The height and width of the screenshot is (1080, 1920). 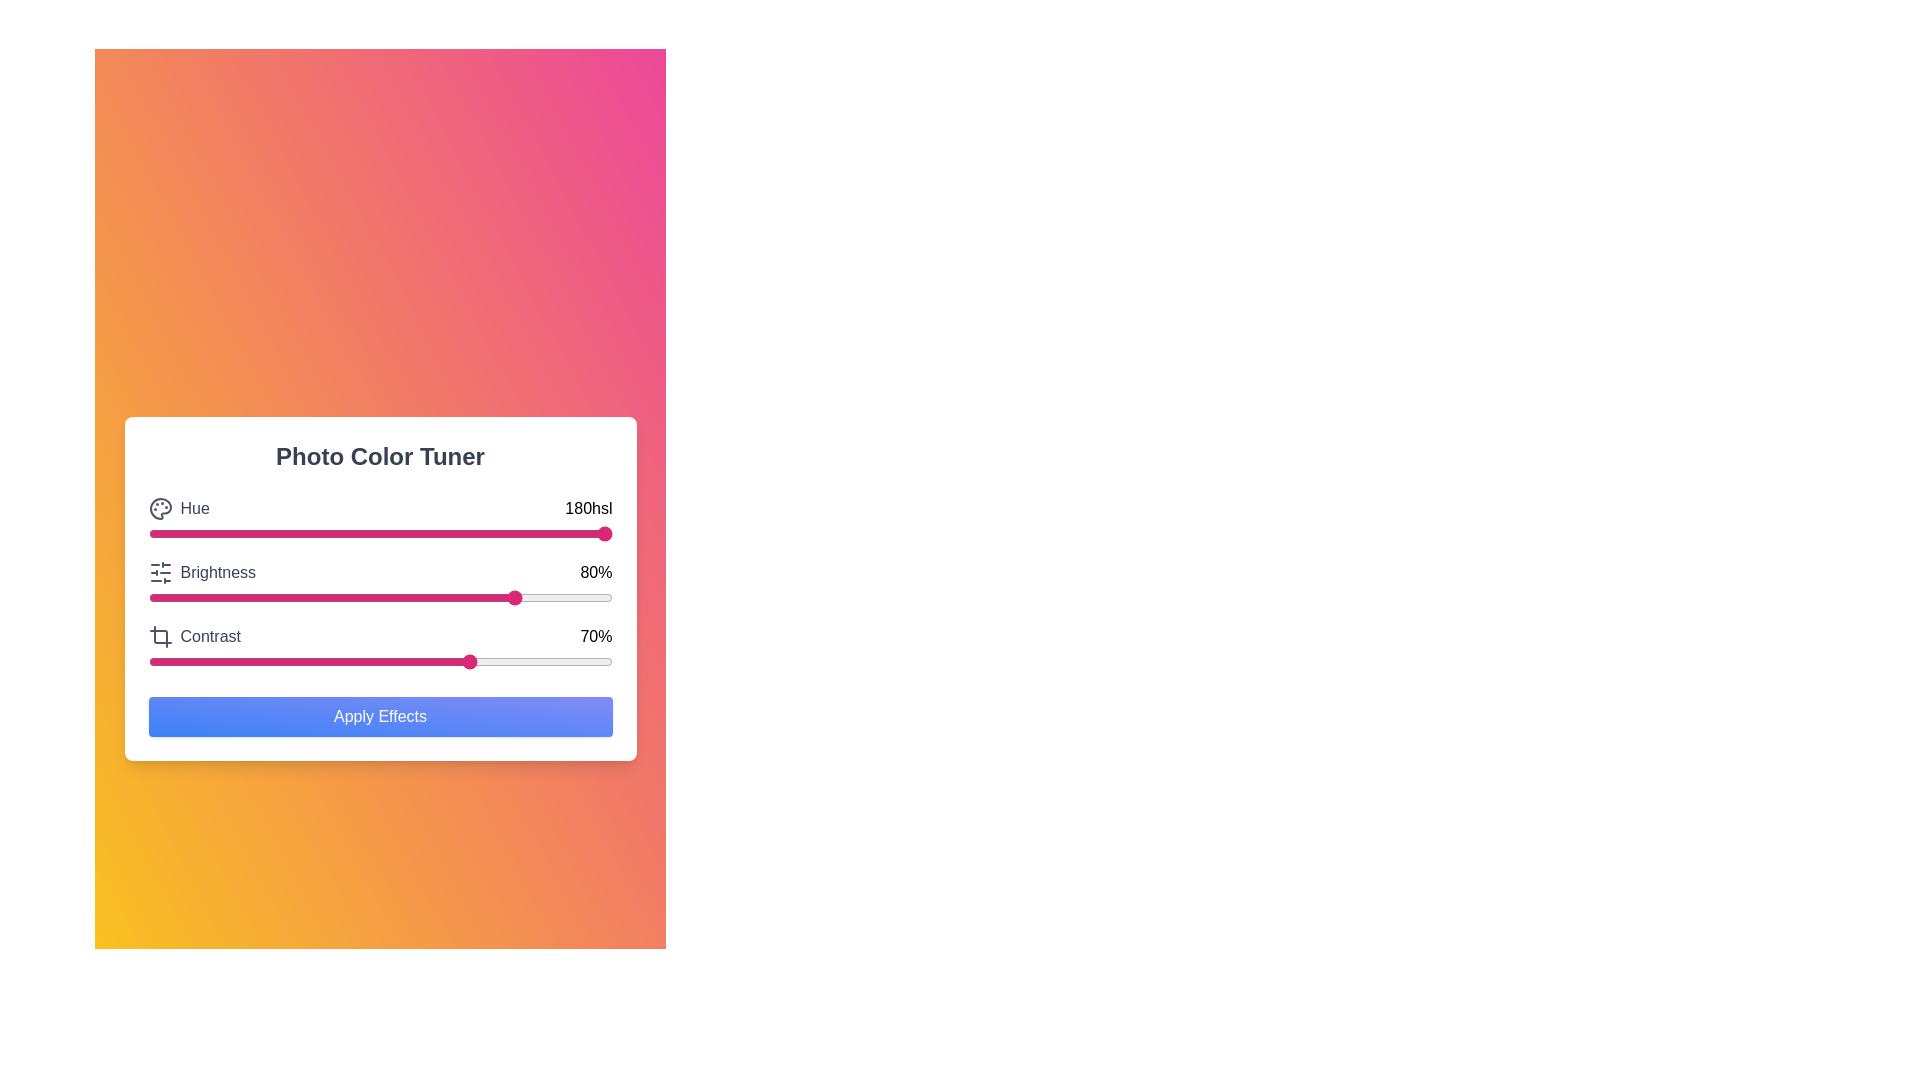 I want to click on the hue slider to set the hue value to 42, so click(x=343, y=532).